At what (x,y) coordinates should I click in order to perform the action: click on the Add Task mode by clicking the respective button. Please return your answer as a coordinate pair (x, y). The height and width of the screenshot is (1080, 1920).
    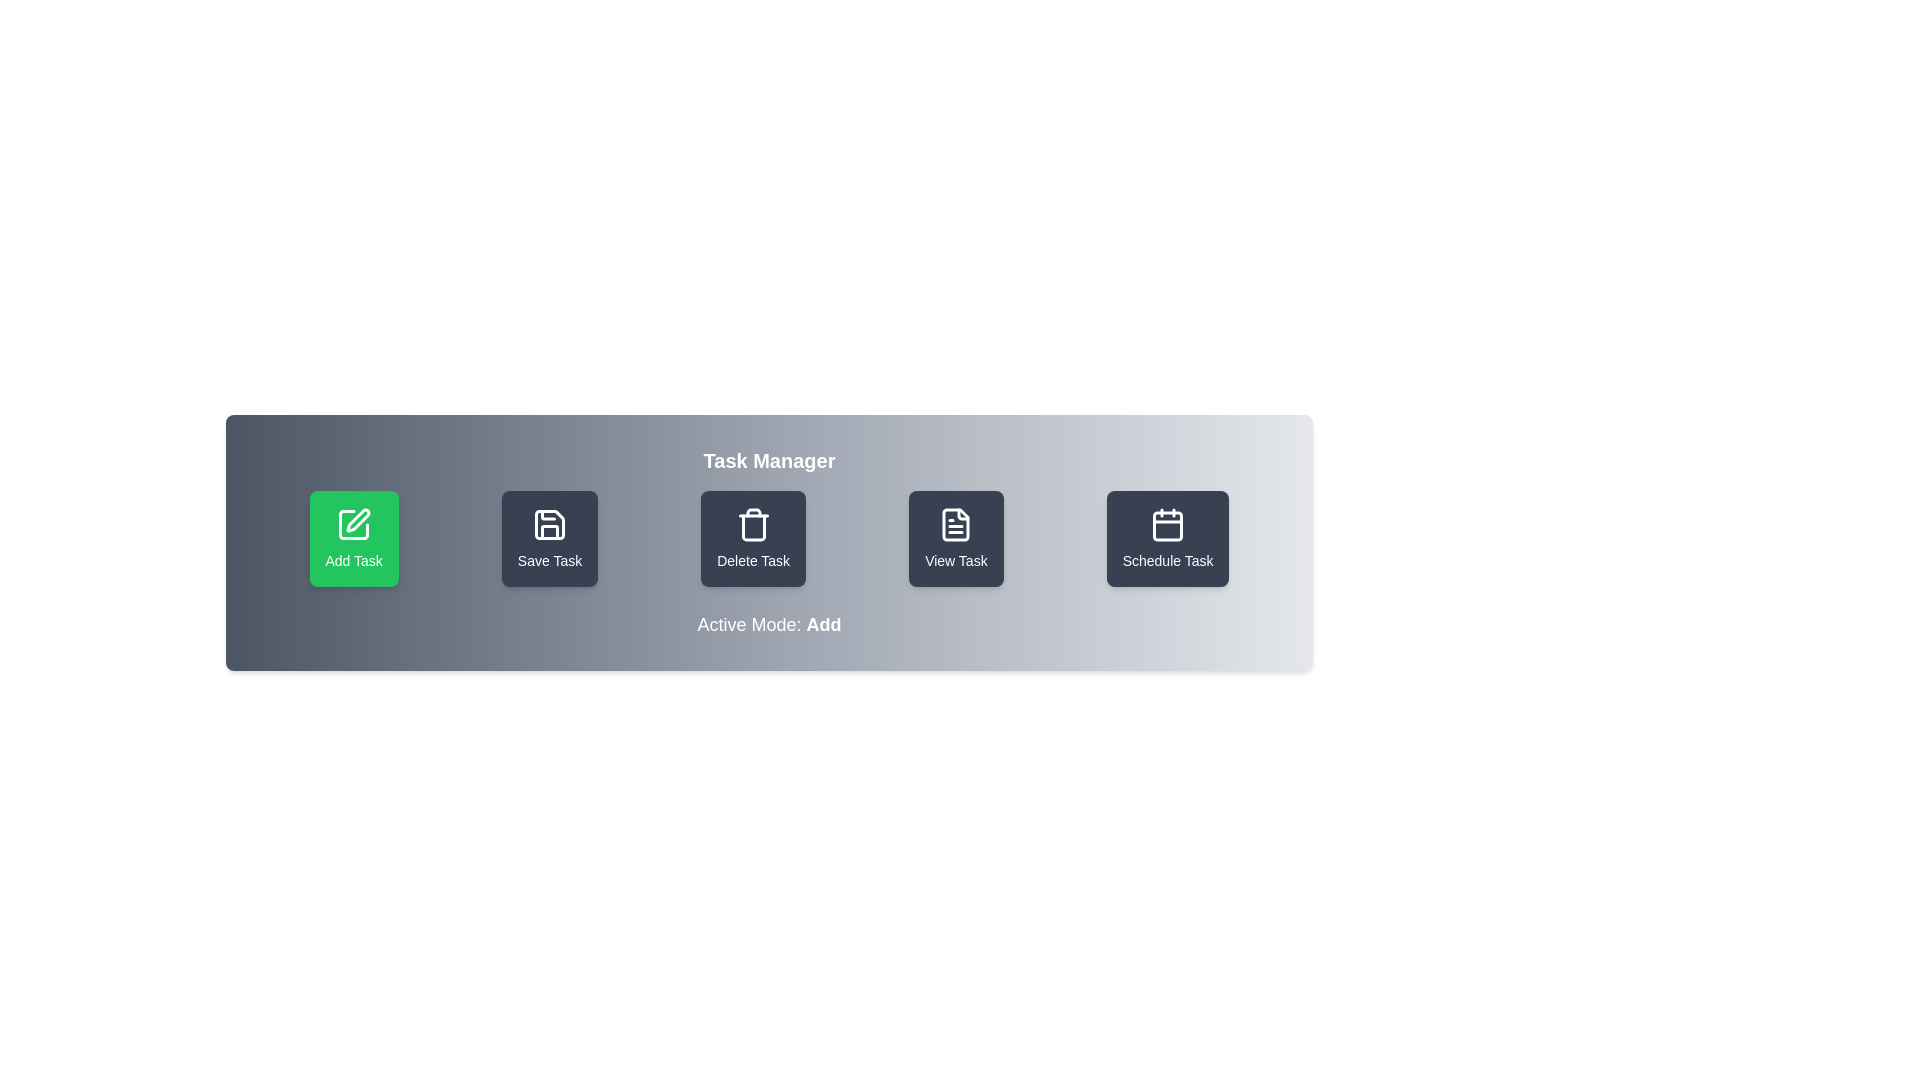
    Looking at the image, I should click on (354, 538).